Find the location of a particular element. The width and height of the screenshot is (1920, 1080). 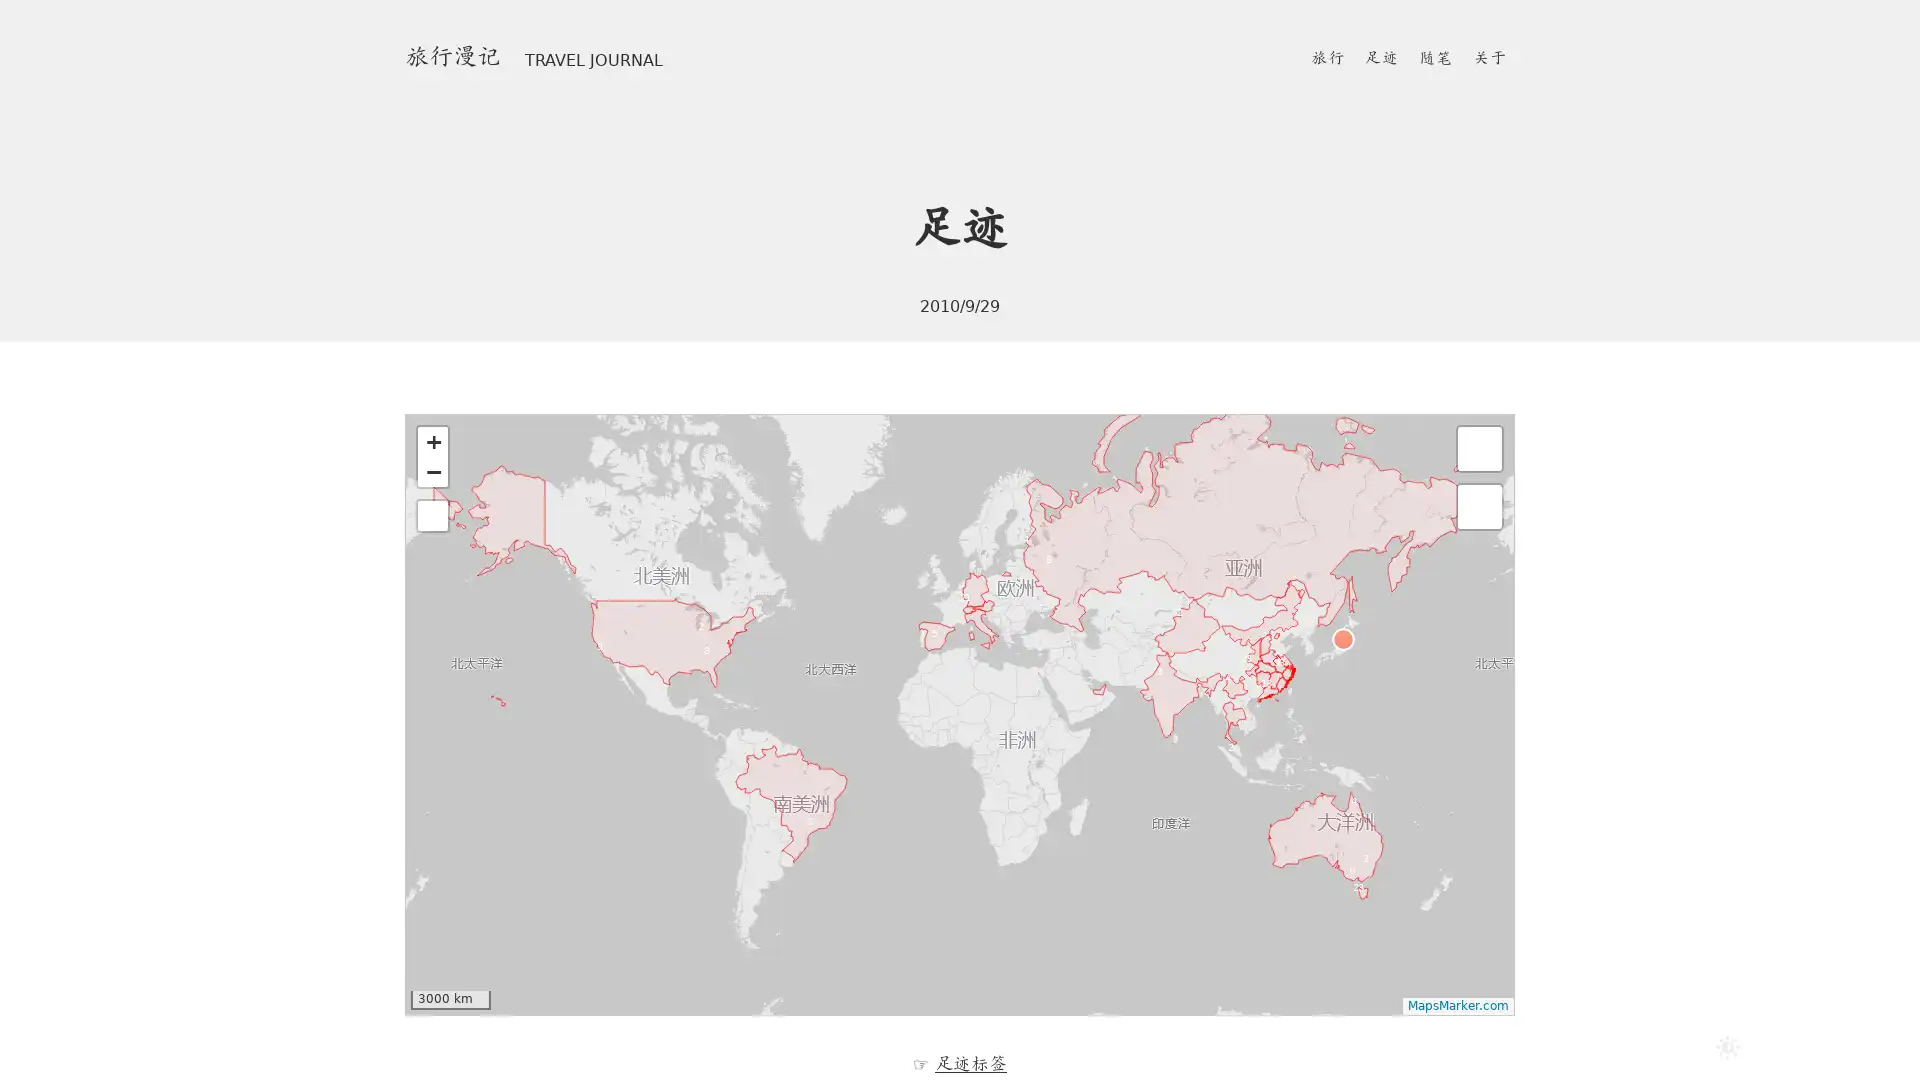

Marker is located at coordinates (1229, 707).